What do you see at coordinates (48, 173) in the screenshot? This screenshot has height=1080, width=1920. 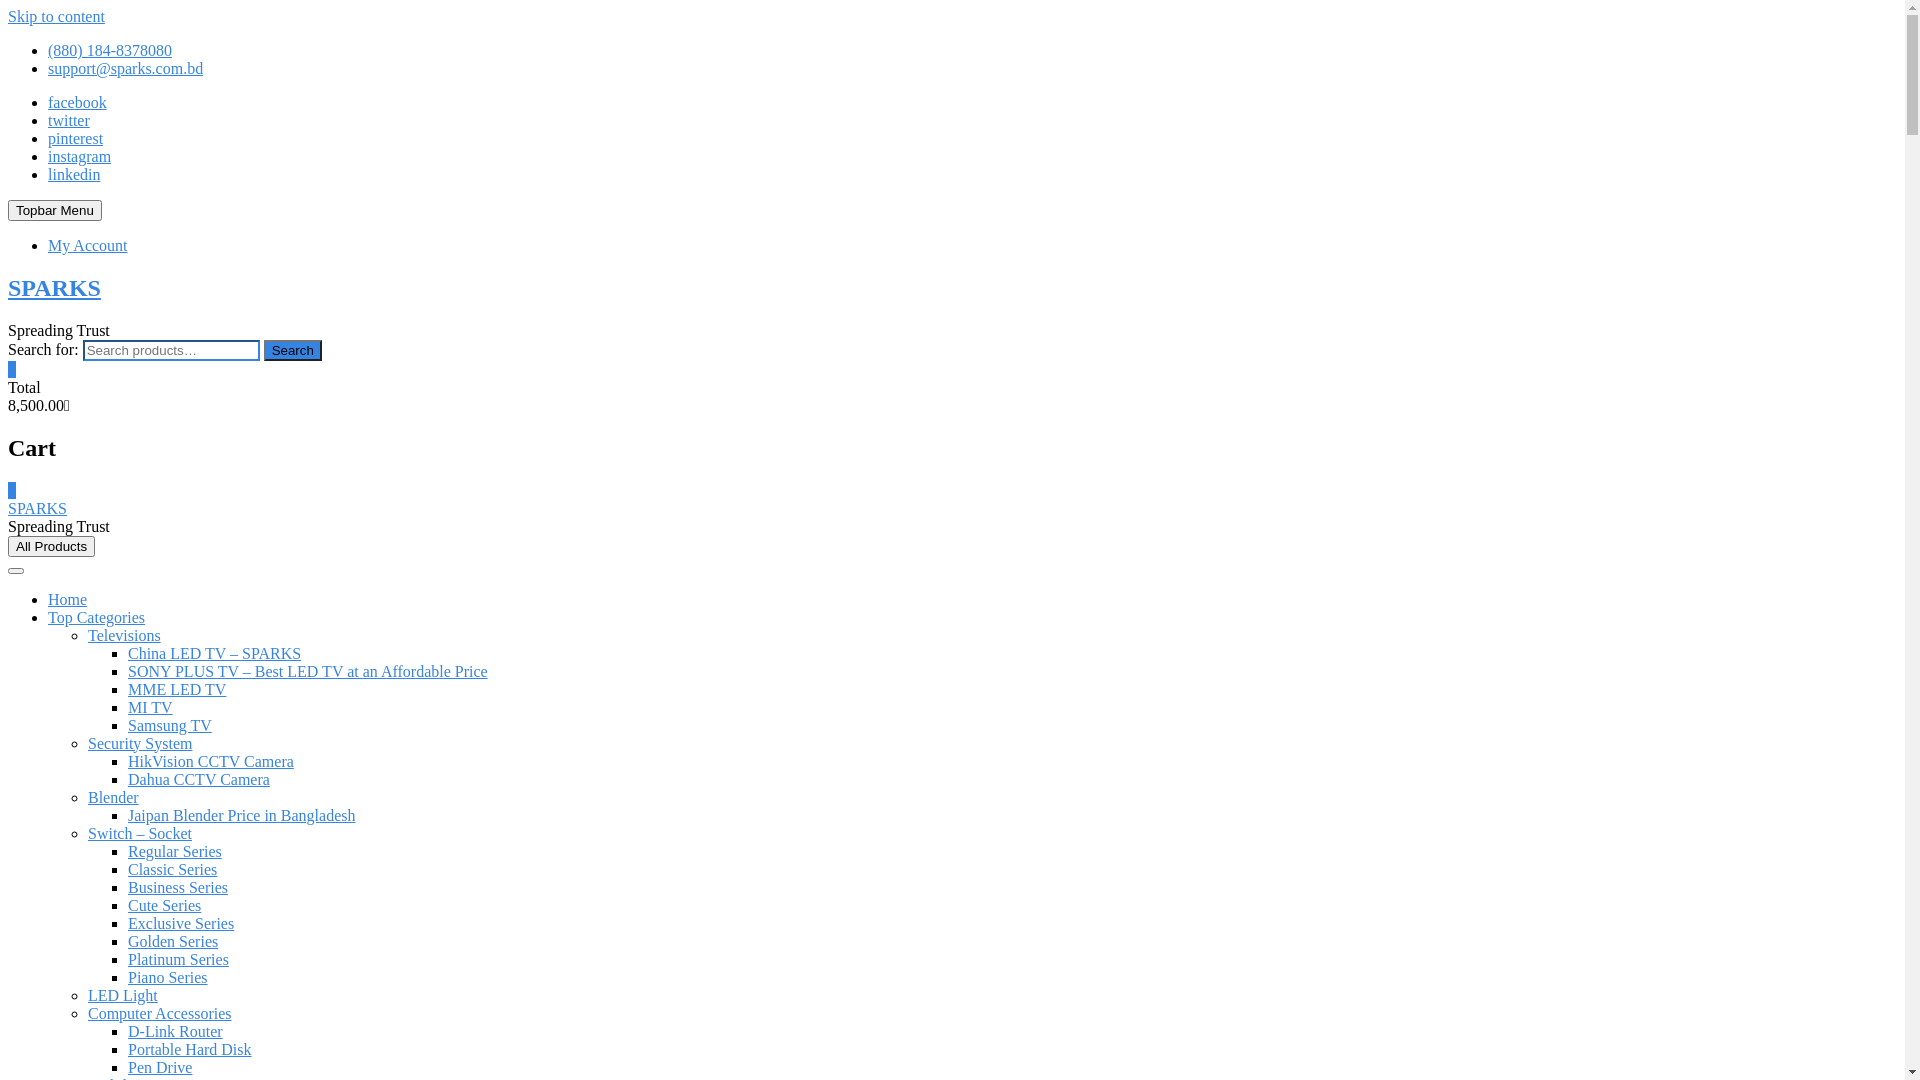 I see `'linkedin'` at bounding box center [48, 173].